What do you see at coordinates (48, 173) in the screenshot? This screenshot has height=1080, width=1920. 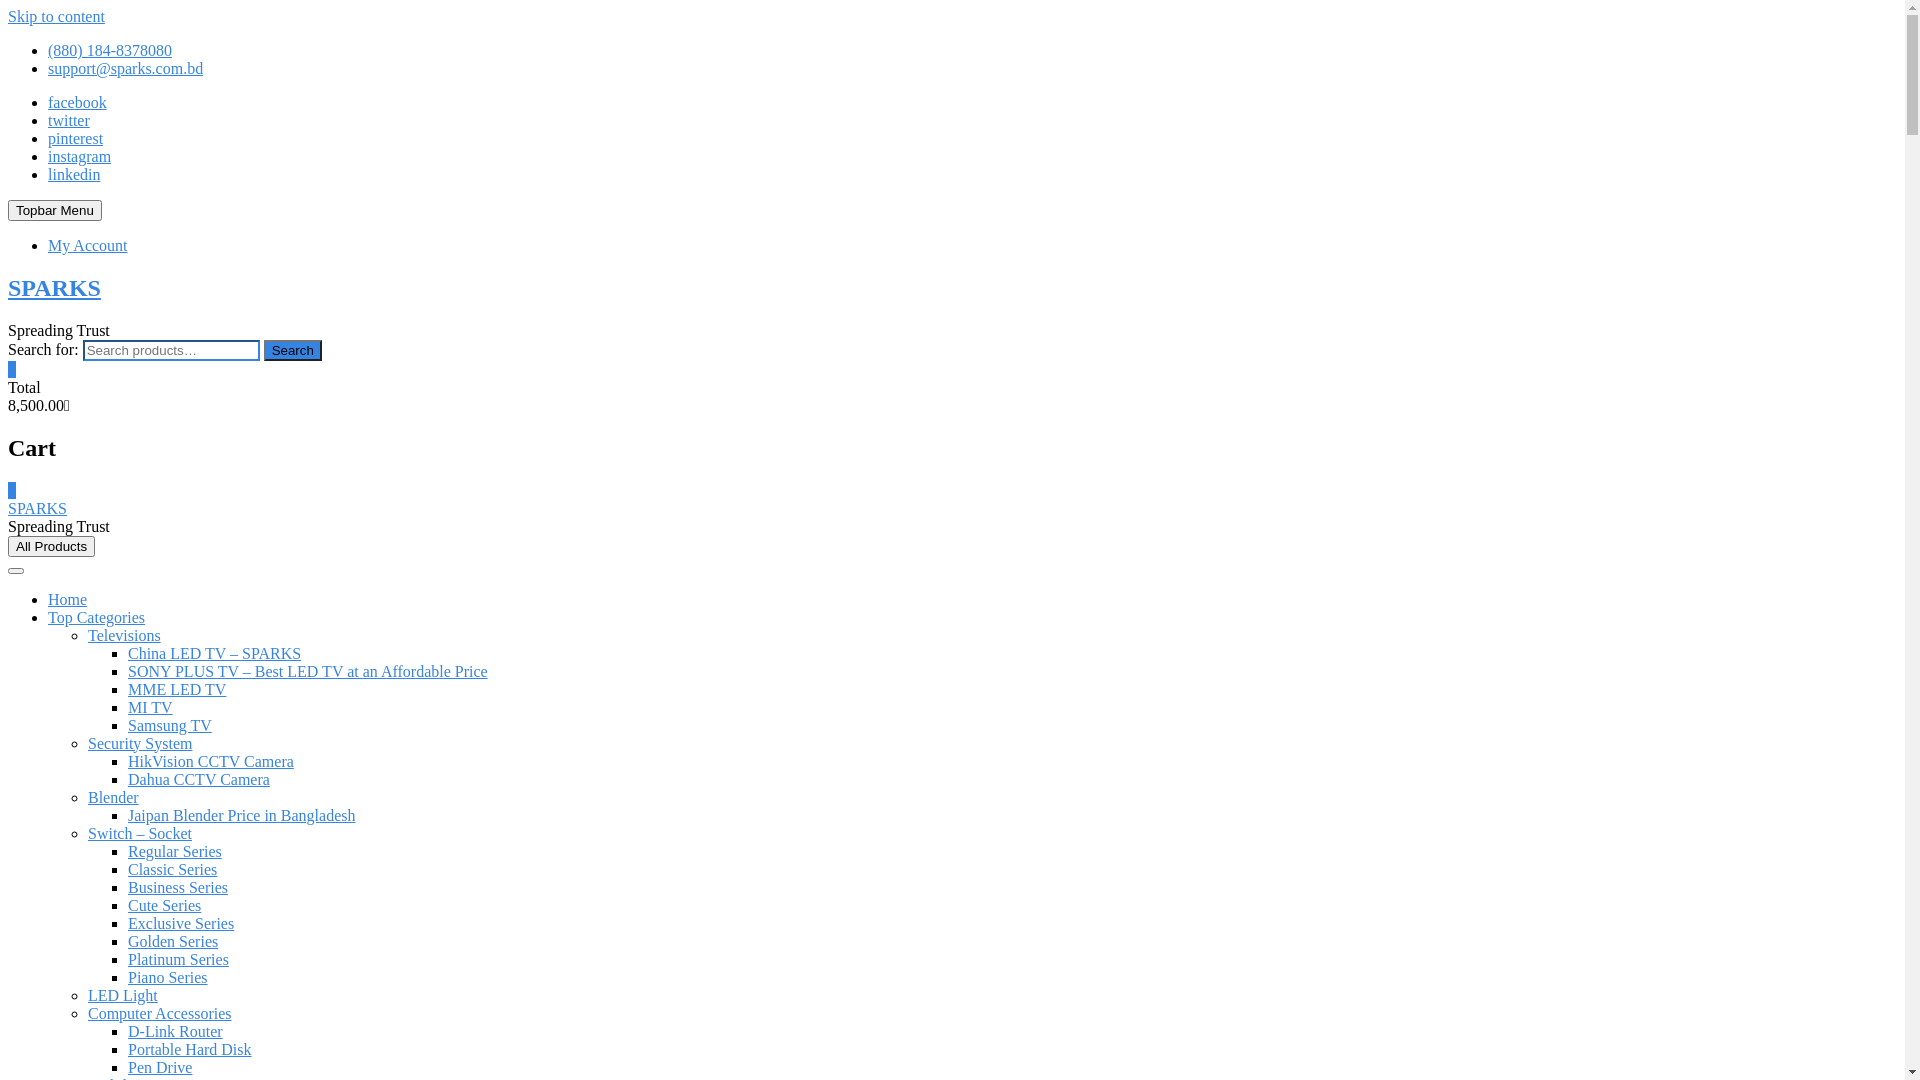 I see `'linkedin'` at bounding box center [48, 173].